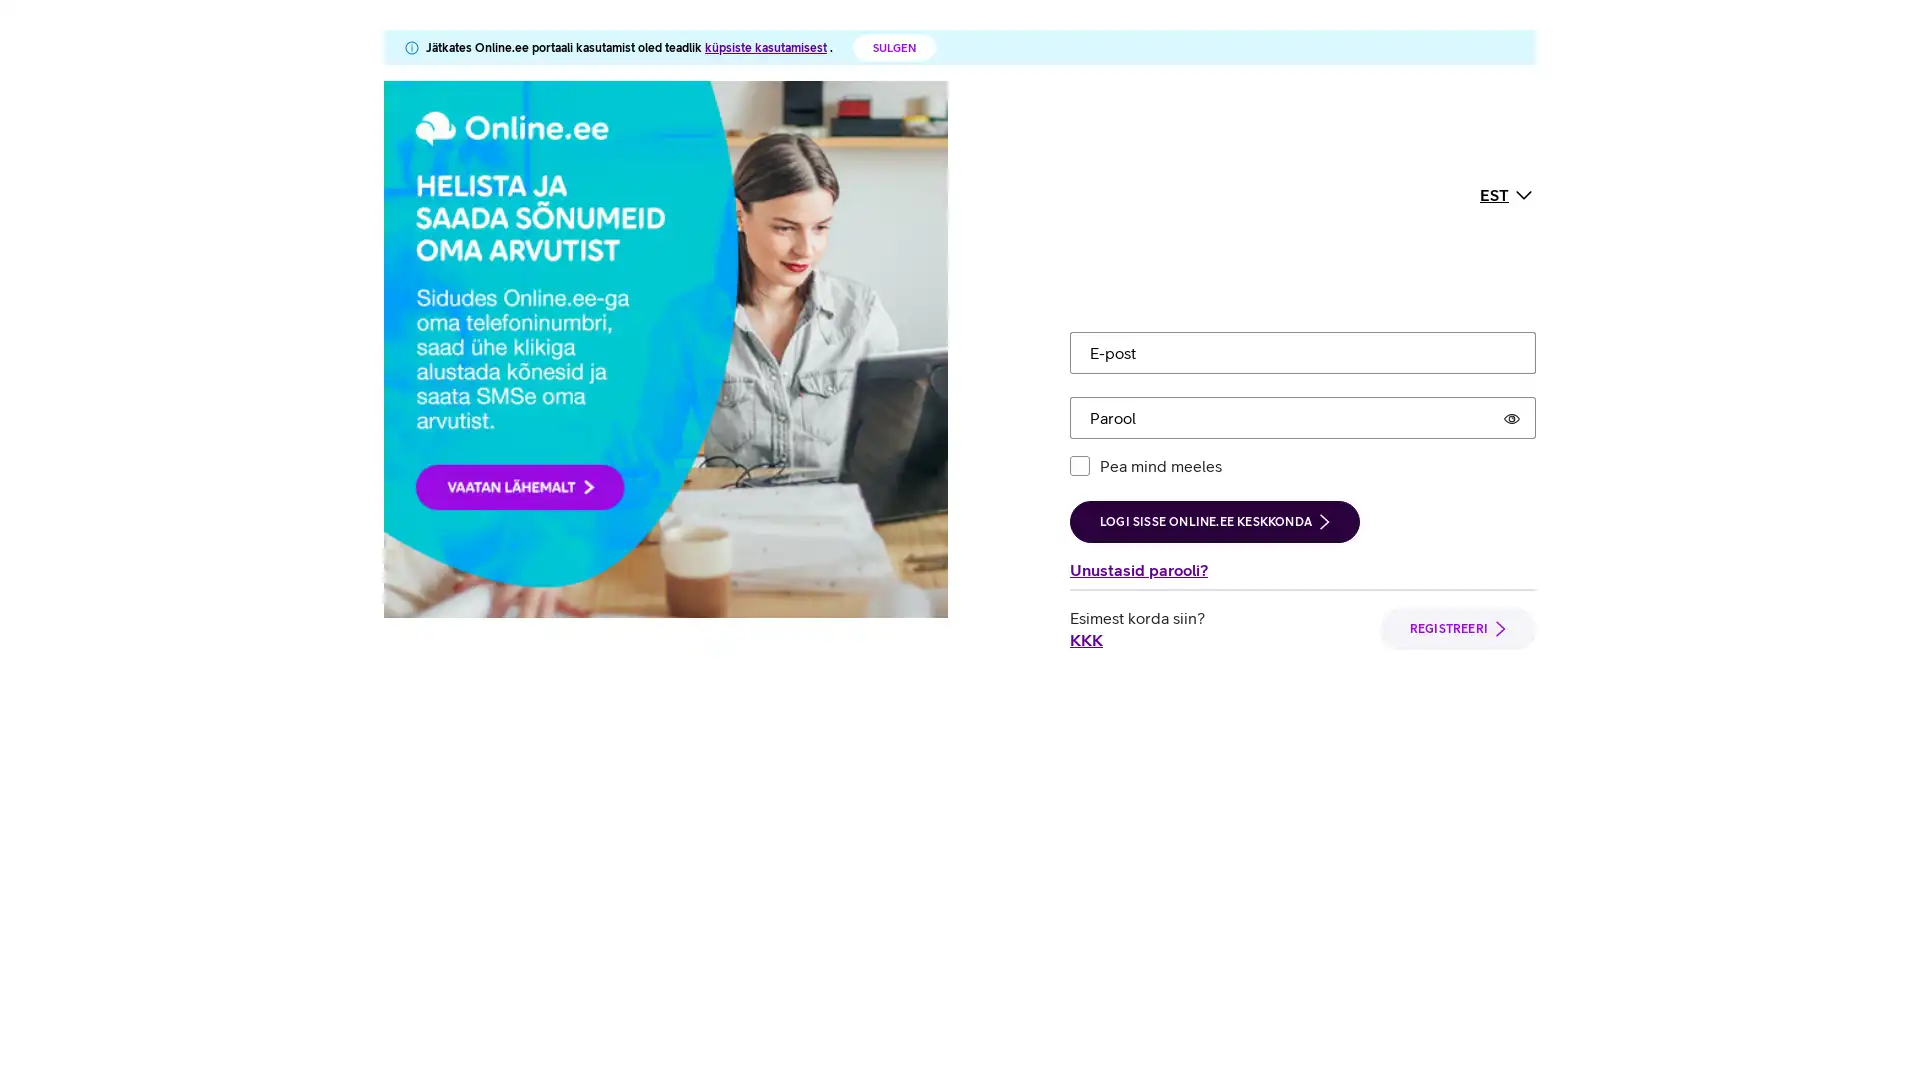  What do you see at coordinates (893, 46) in the screenshot?
I see `SULGEN` at bounding box center [893, 46].